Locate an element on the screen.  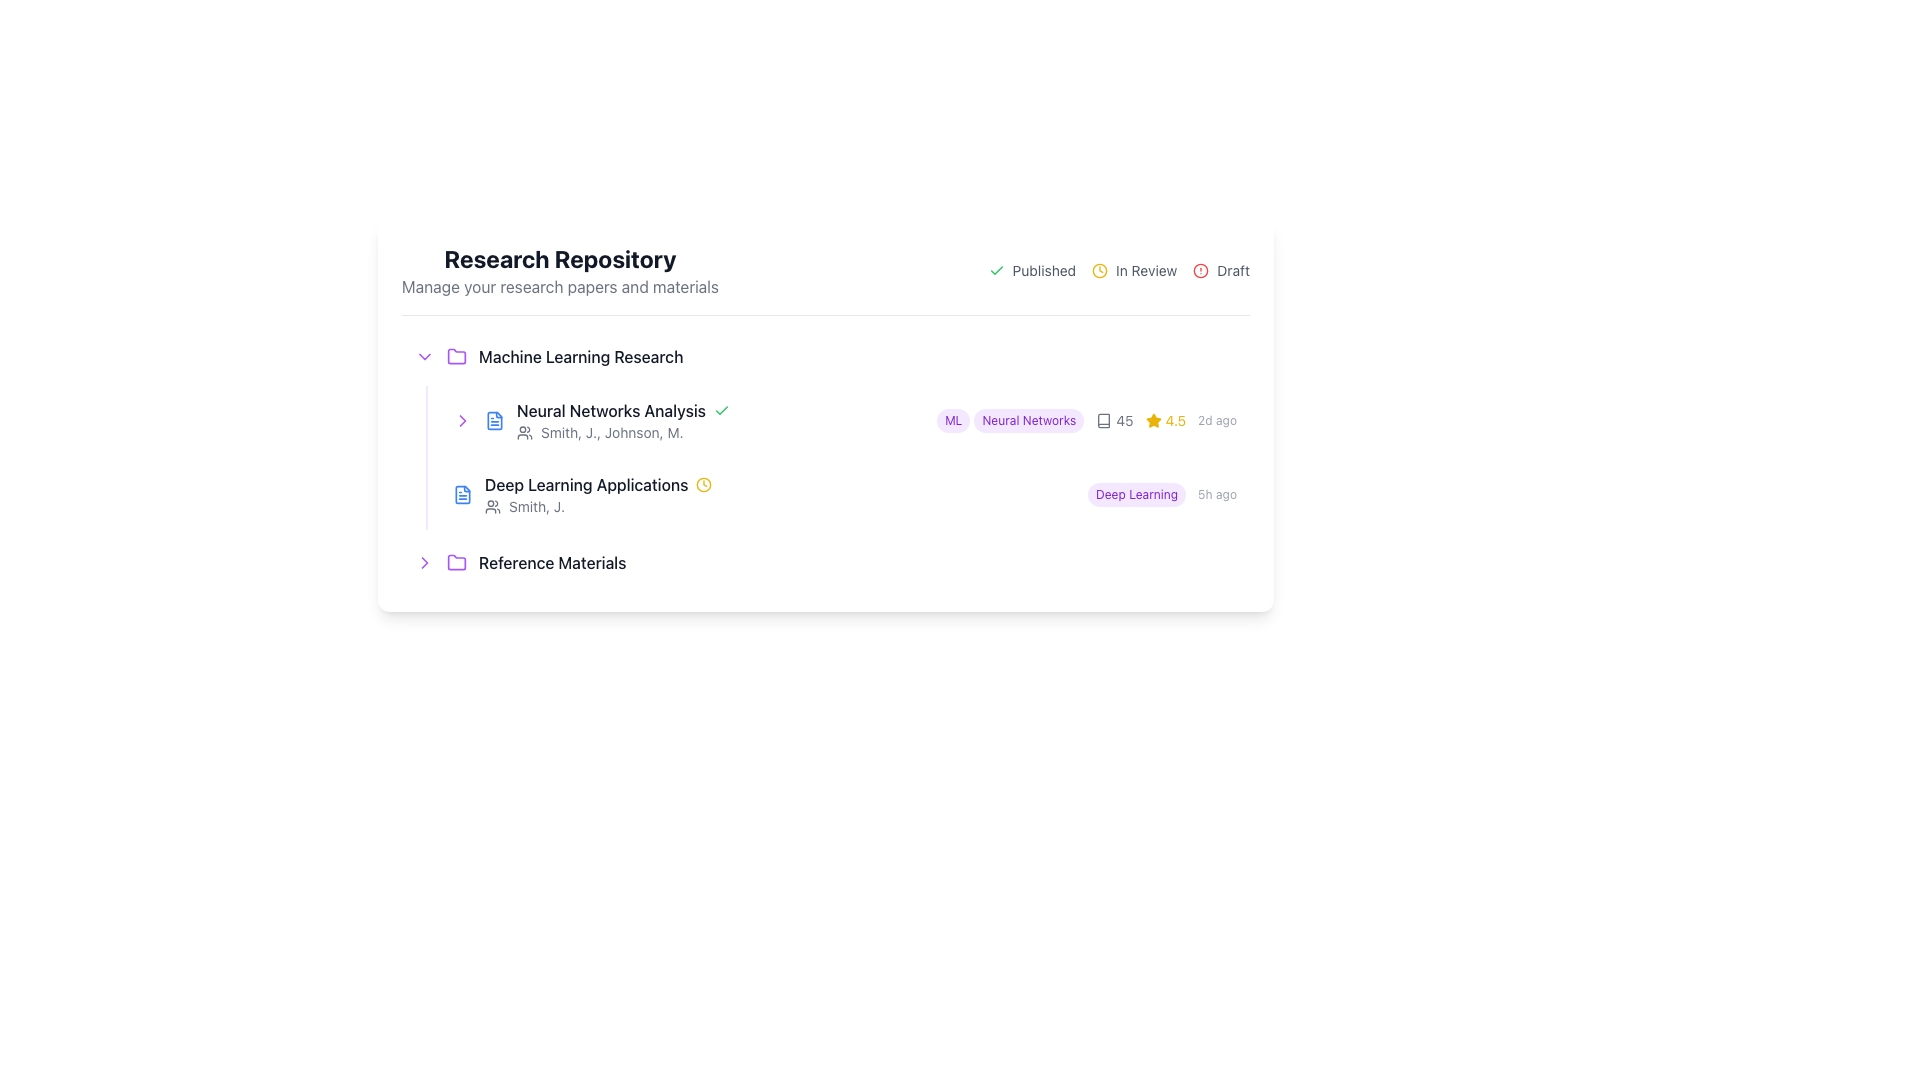
the first entry titled 'Neural Networks Analysis' in the 'Machine Learning Research' section is located at coordinates (825, 430).